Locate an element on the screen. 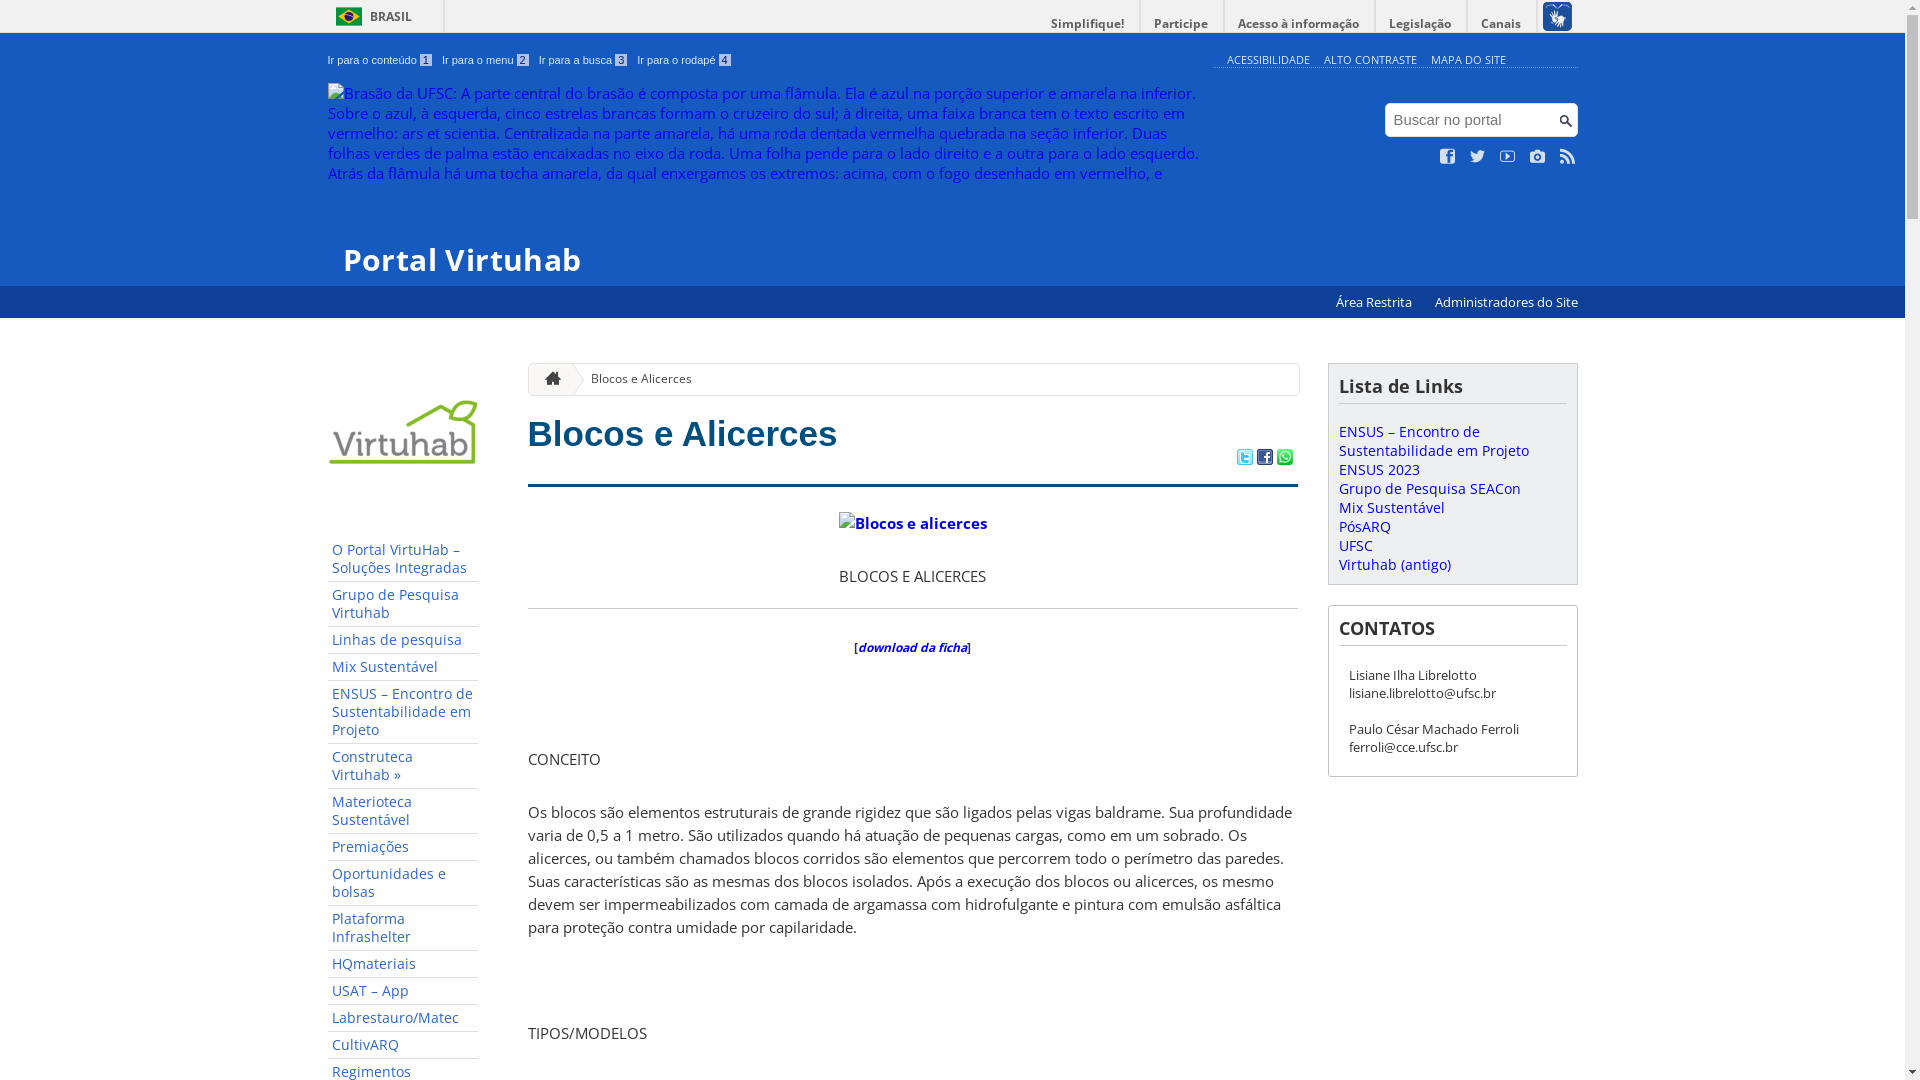  'Siga no Twitter' is located at coordinates (1469, 156).